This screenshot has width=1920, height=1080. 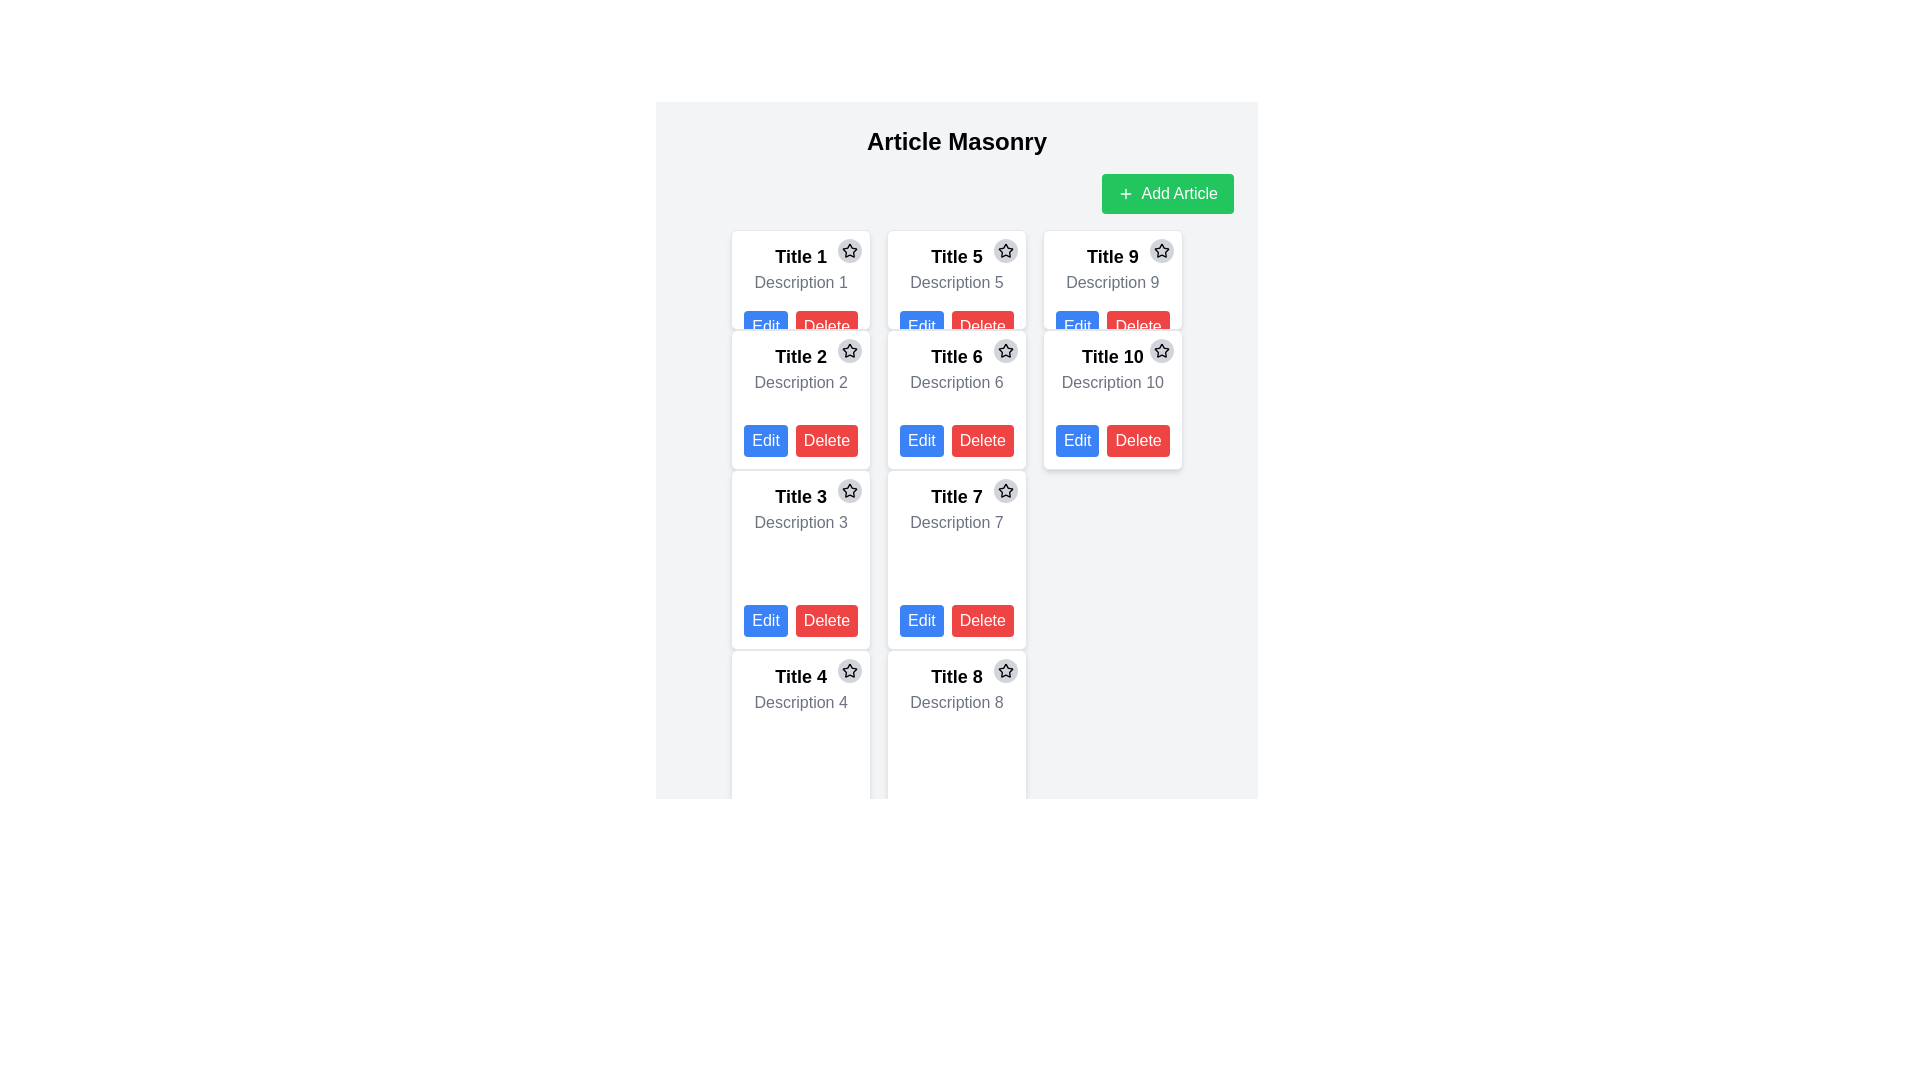 I want to click on the button, so click(x=850, y=350).